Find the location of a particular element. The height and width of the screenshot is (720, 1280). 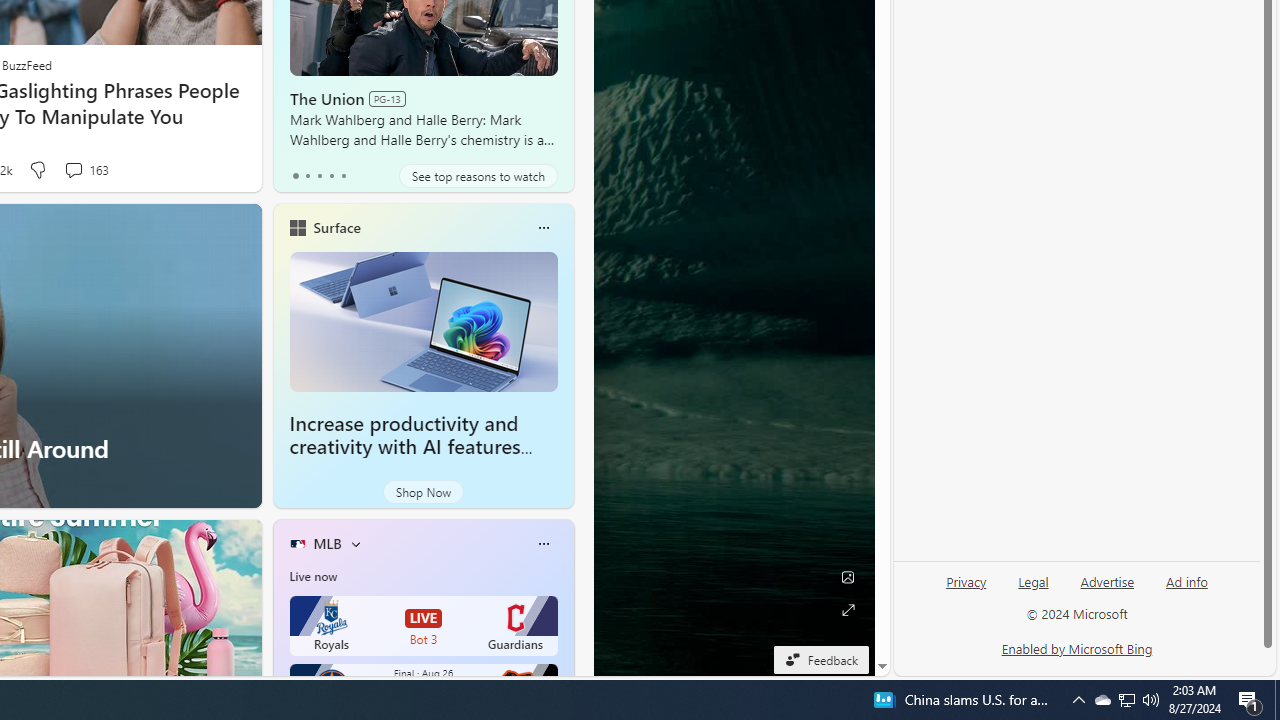

'Shop Now' is located at coordinates (422, 492).